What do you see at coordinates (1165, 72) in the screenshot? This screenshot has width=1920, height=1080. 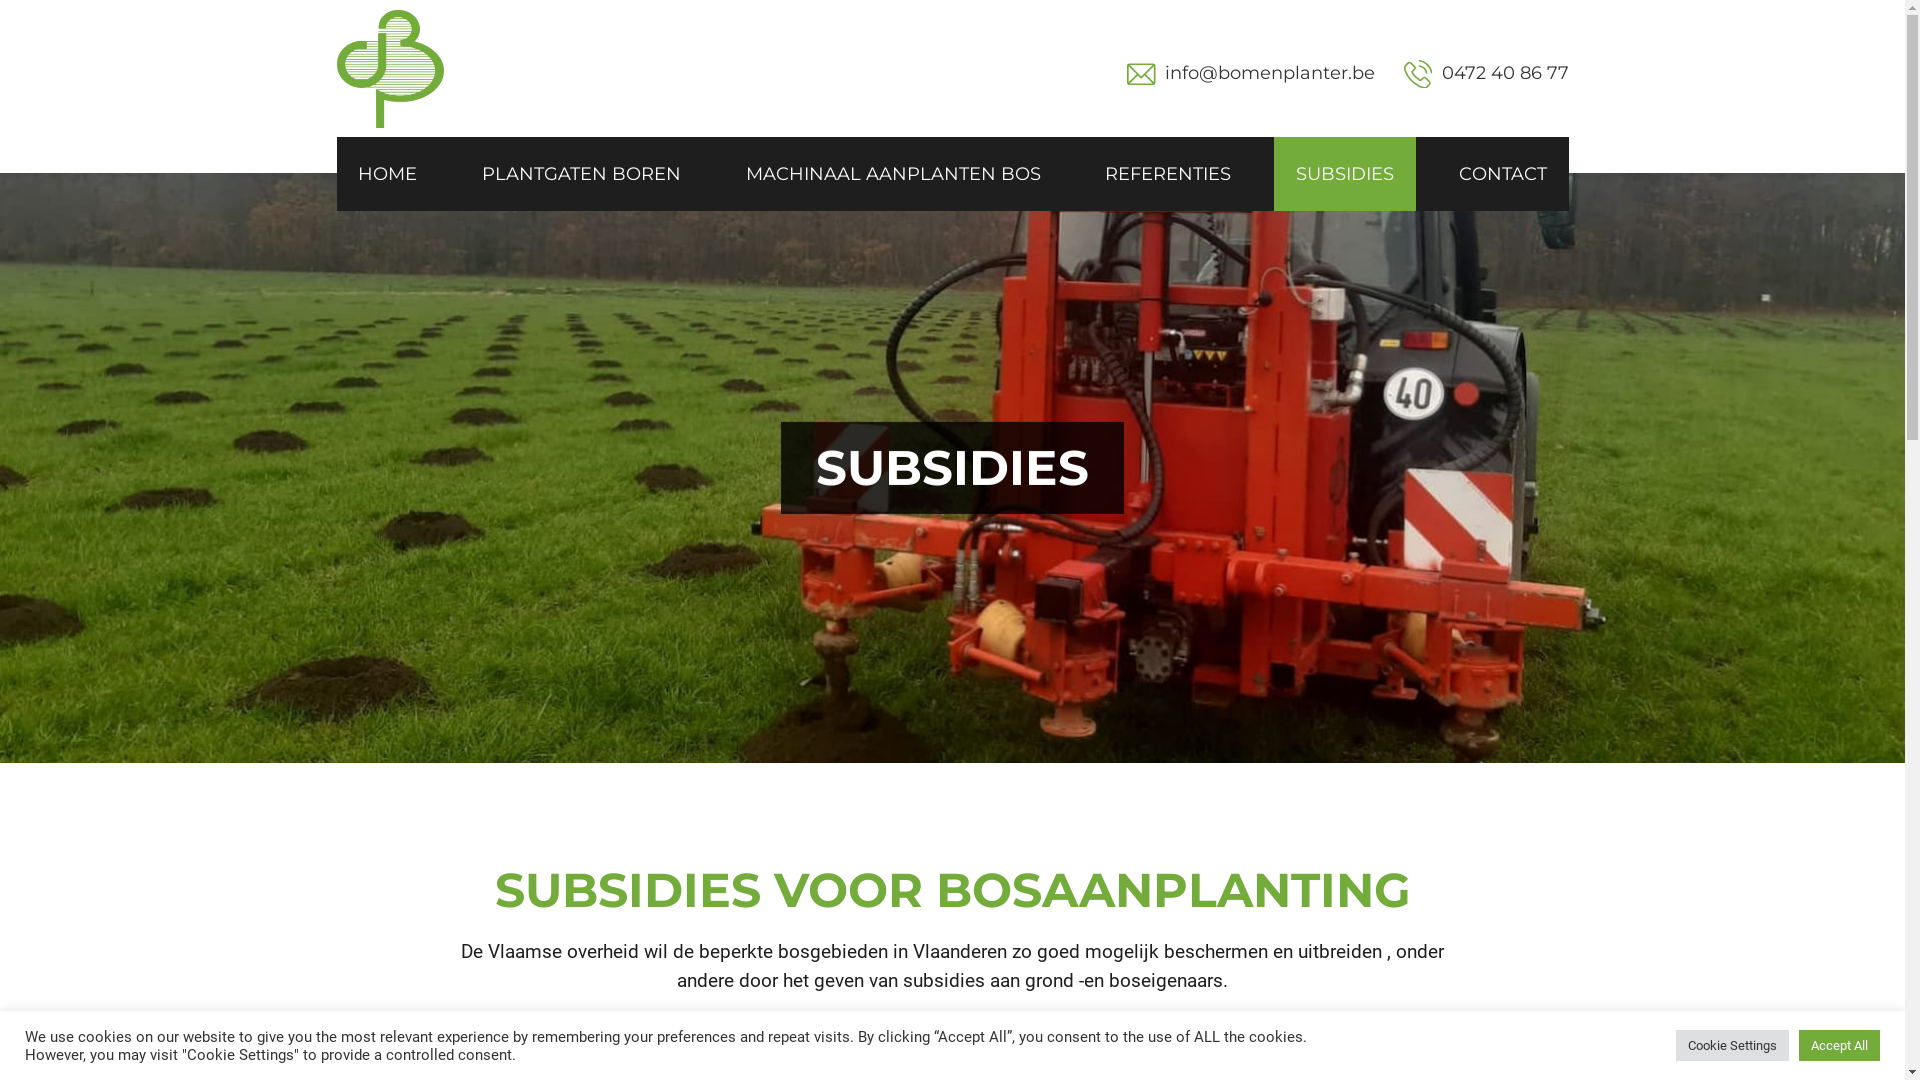 I see `'info@bomenplanter.be'` at bounding box center [1165, 72].